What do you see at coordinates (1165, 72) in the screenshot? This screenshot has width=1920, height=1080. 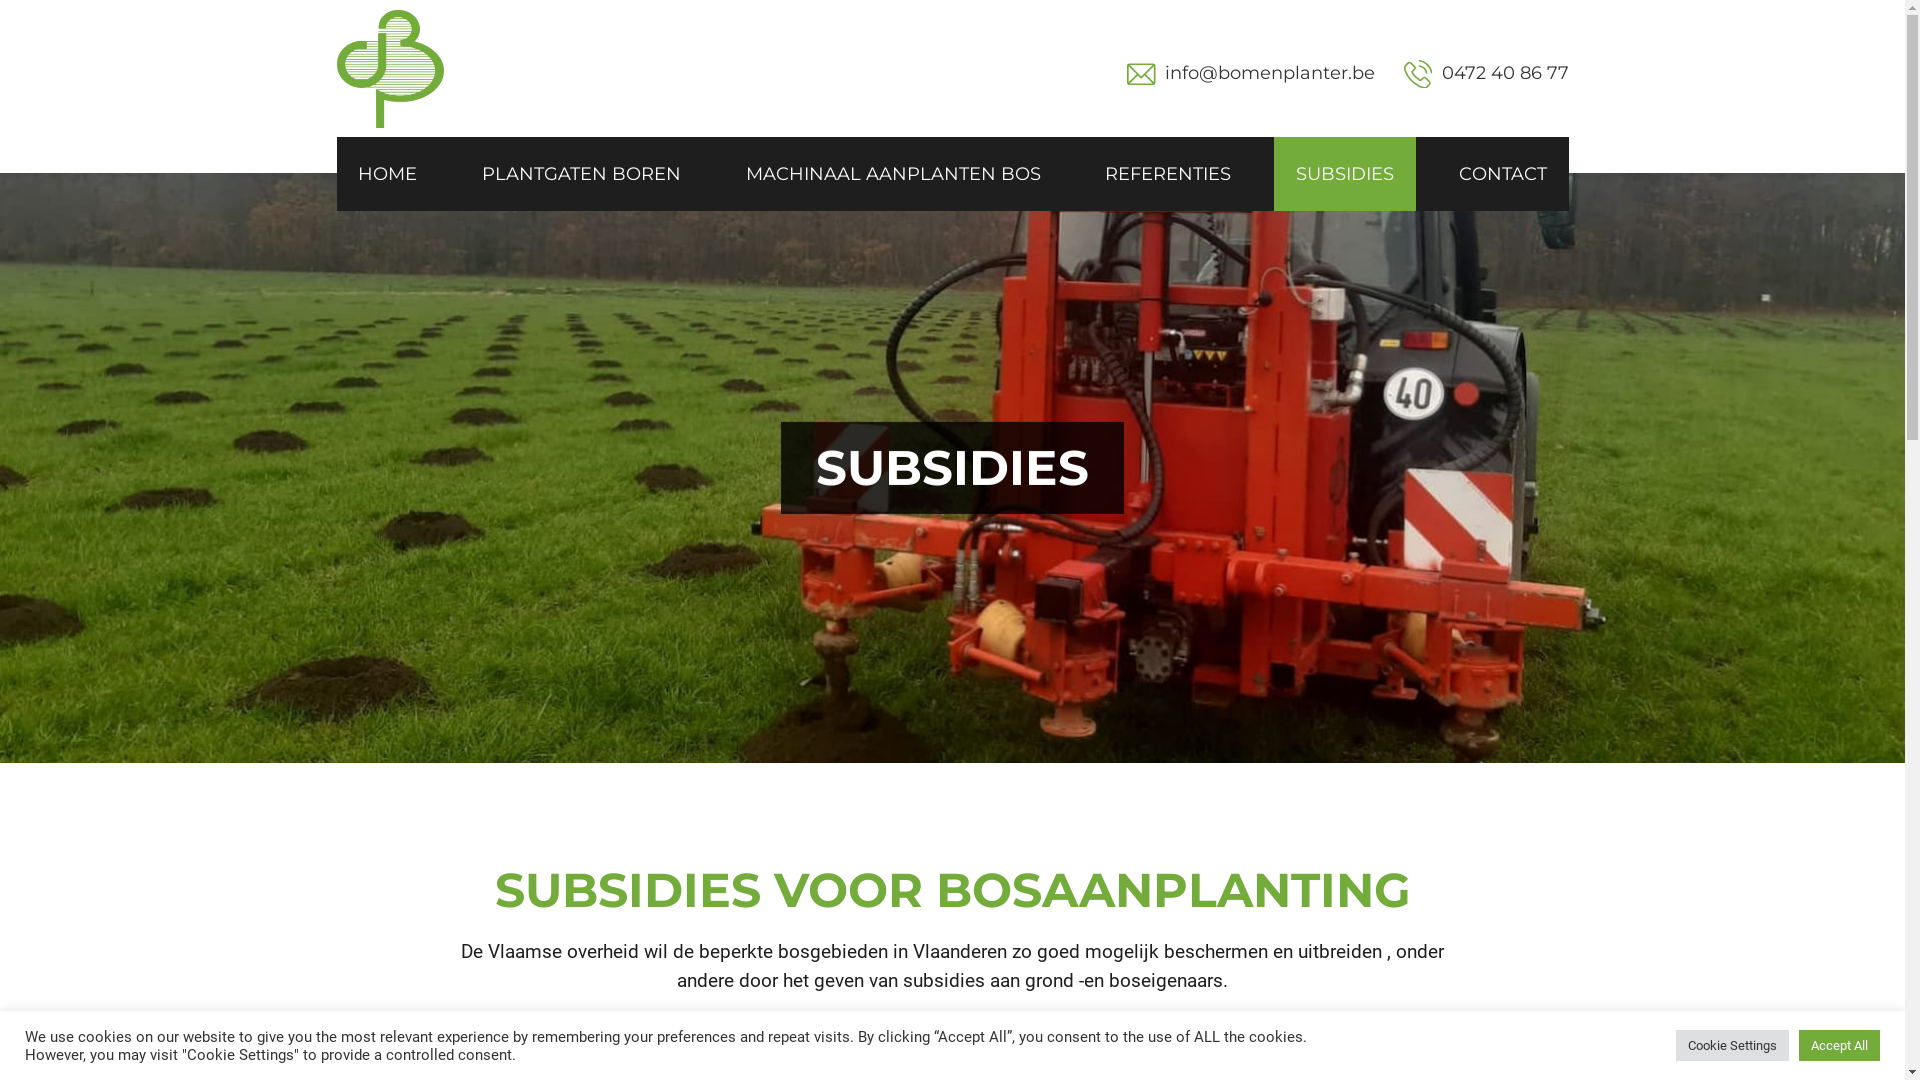 I see `'info@bomenplanter.be'` at bounding box center [1165, 72].